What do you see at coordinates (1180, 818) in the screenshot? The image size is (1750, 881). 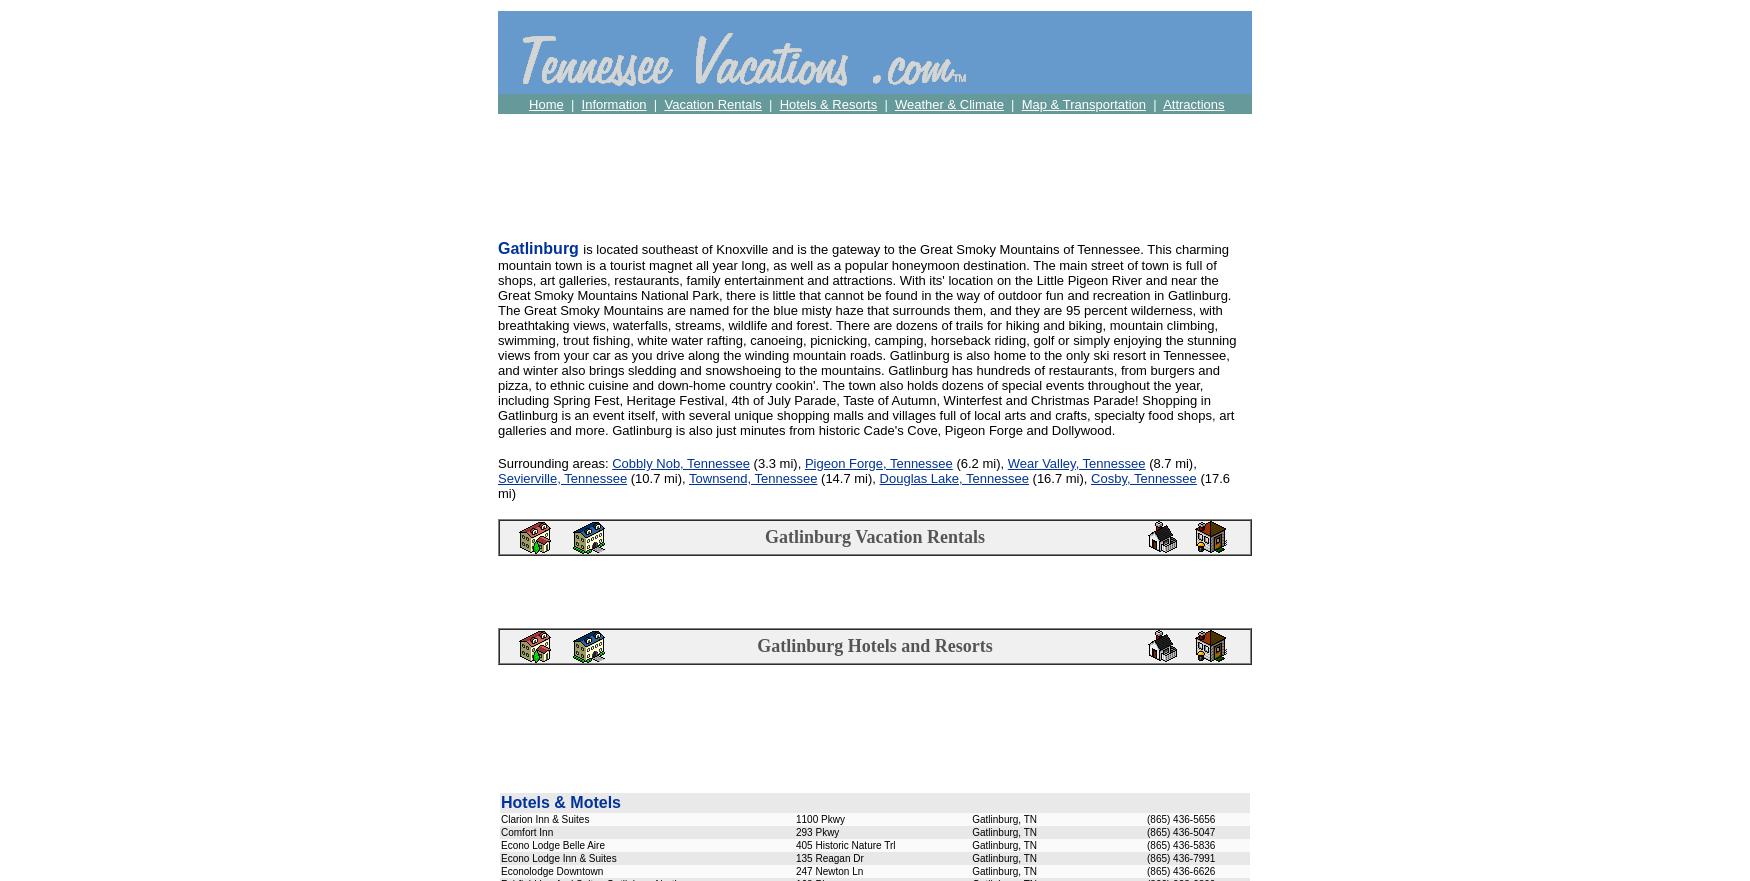 I see `'(865) 436-5656'` at bounding box center [1180, 818].